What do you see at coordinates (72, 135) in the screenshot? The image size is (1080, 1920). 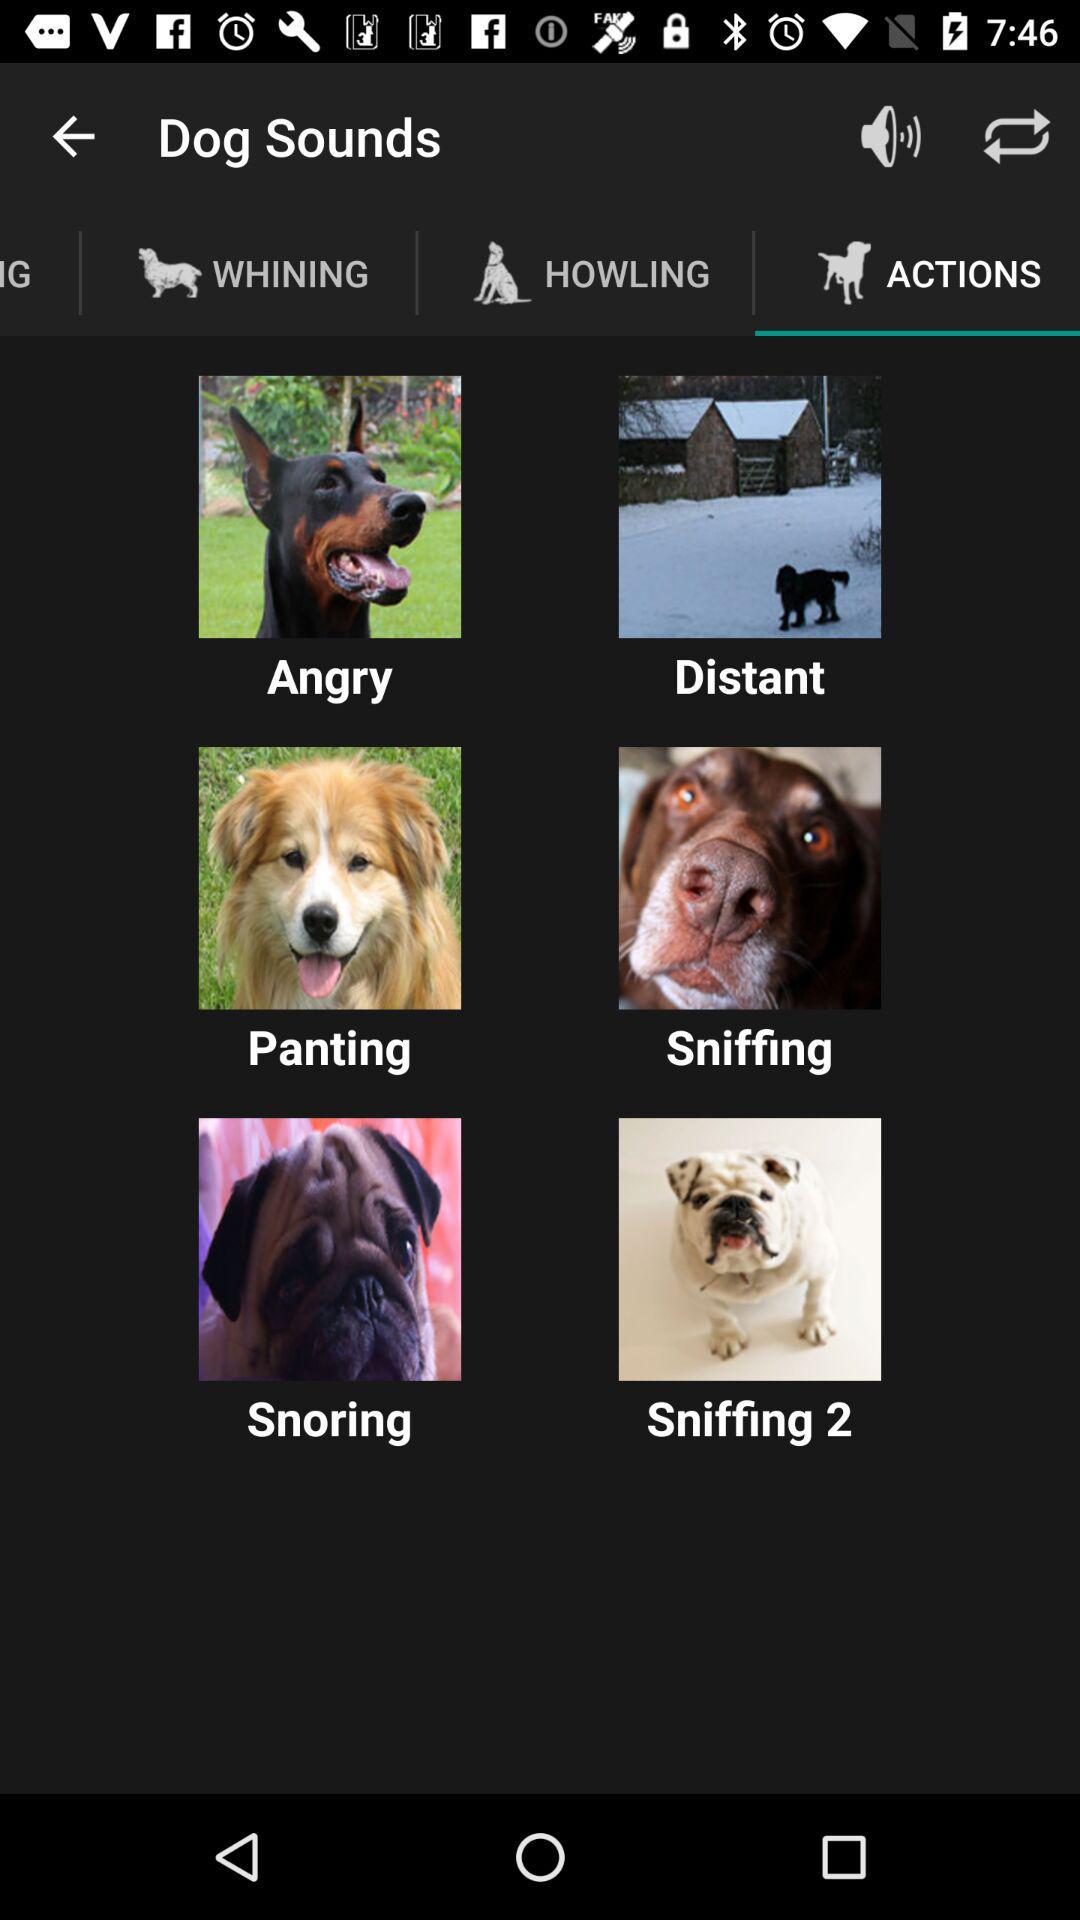 I see `icon next to the dog sounds` at bounding box center [72, 135].